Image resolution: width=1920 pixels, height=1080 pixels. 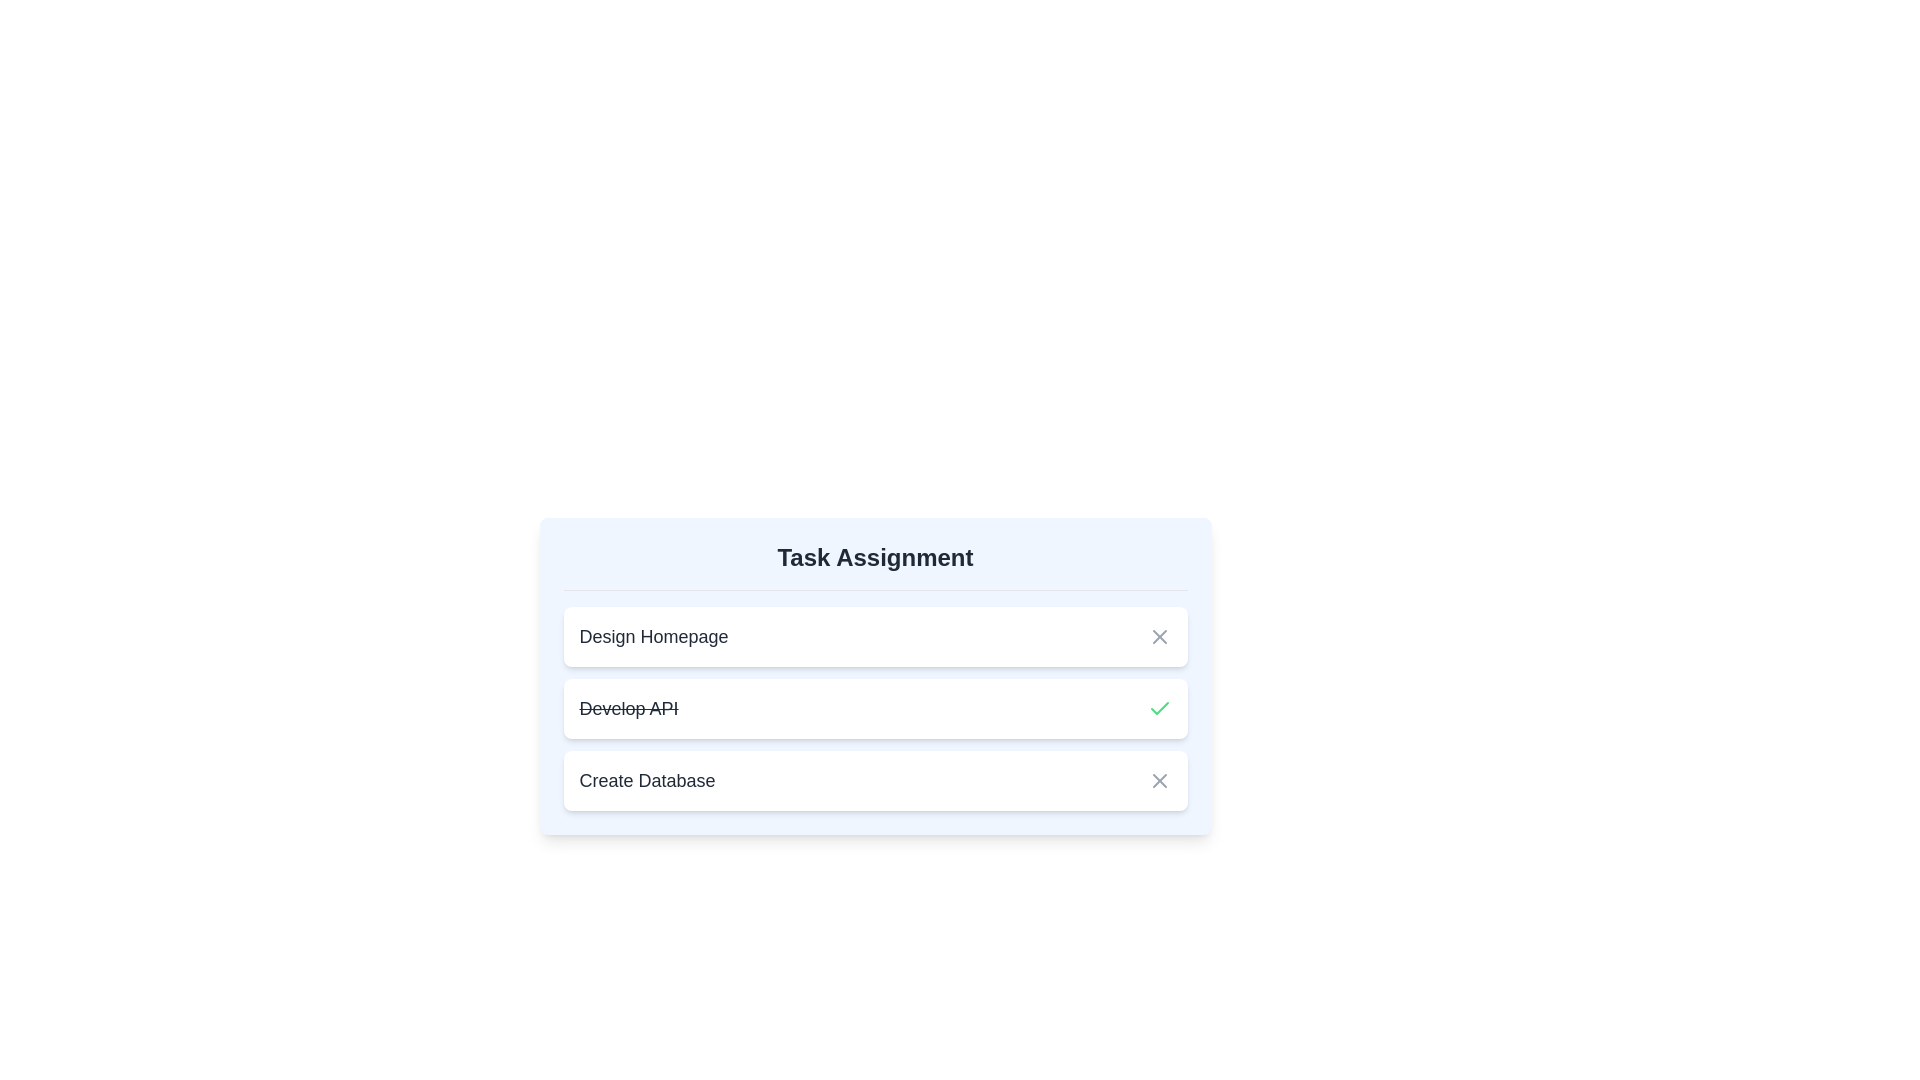 I want to click on the checkmark icon indicating the completion of the 'Develop API' task, so click(x=1159, y=708).